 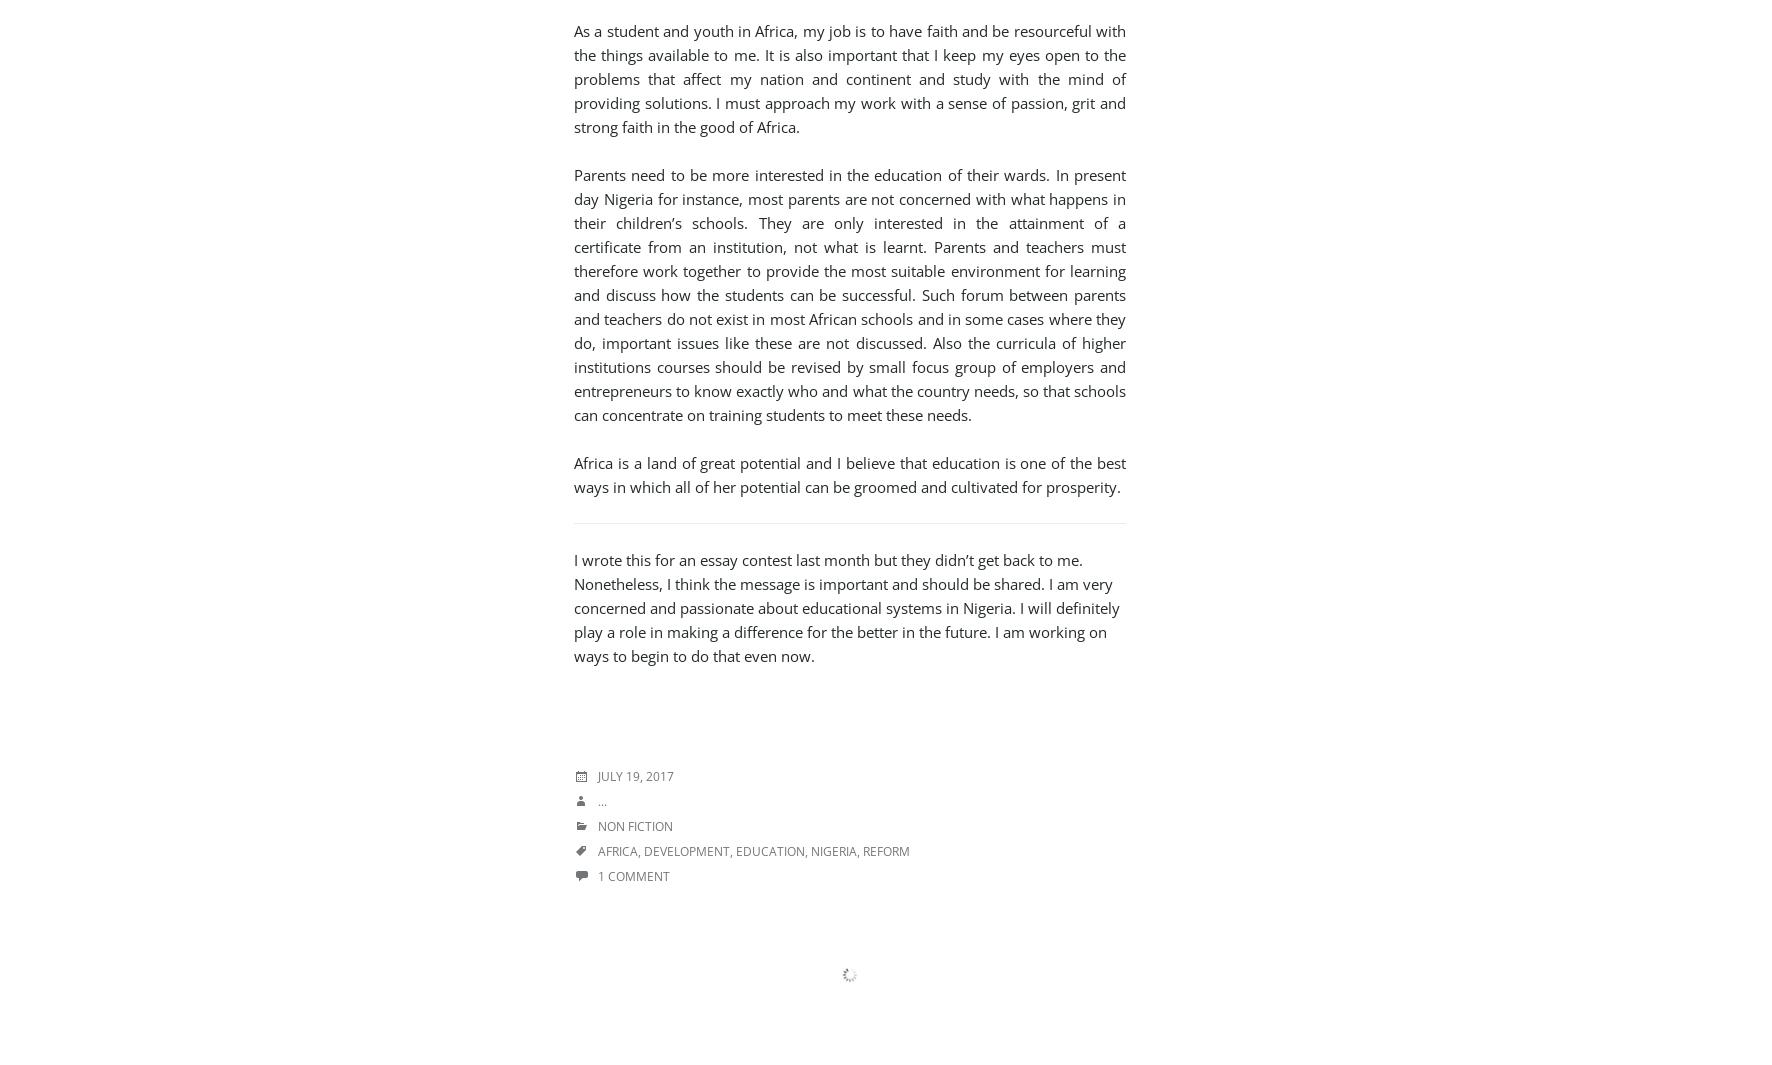 I want to click on 'Development', so click(x=686, y=851).